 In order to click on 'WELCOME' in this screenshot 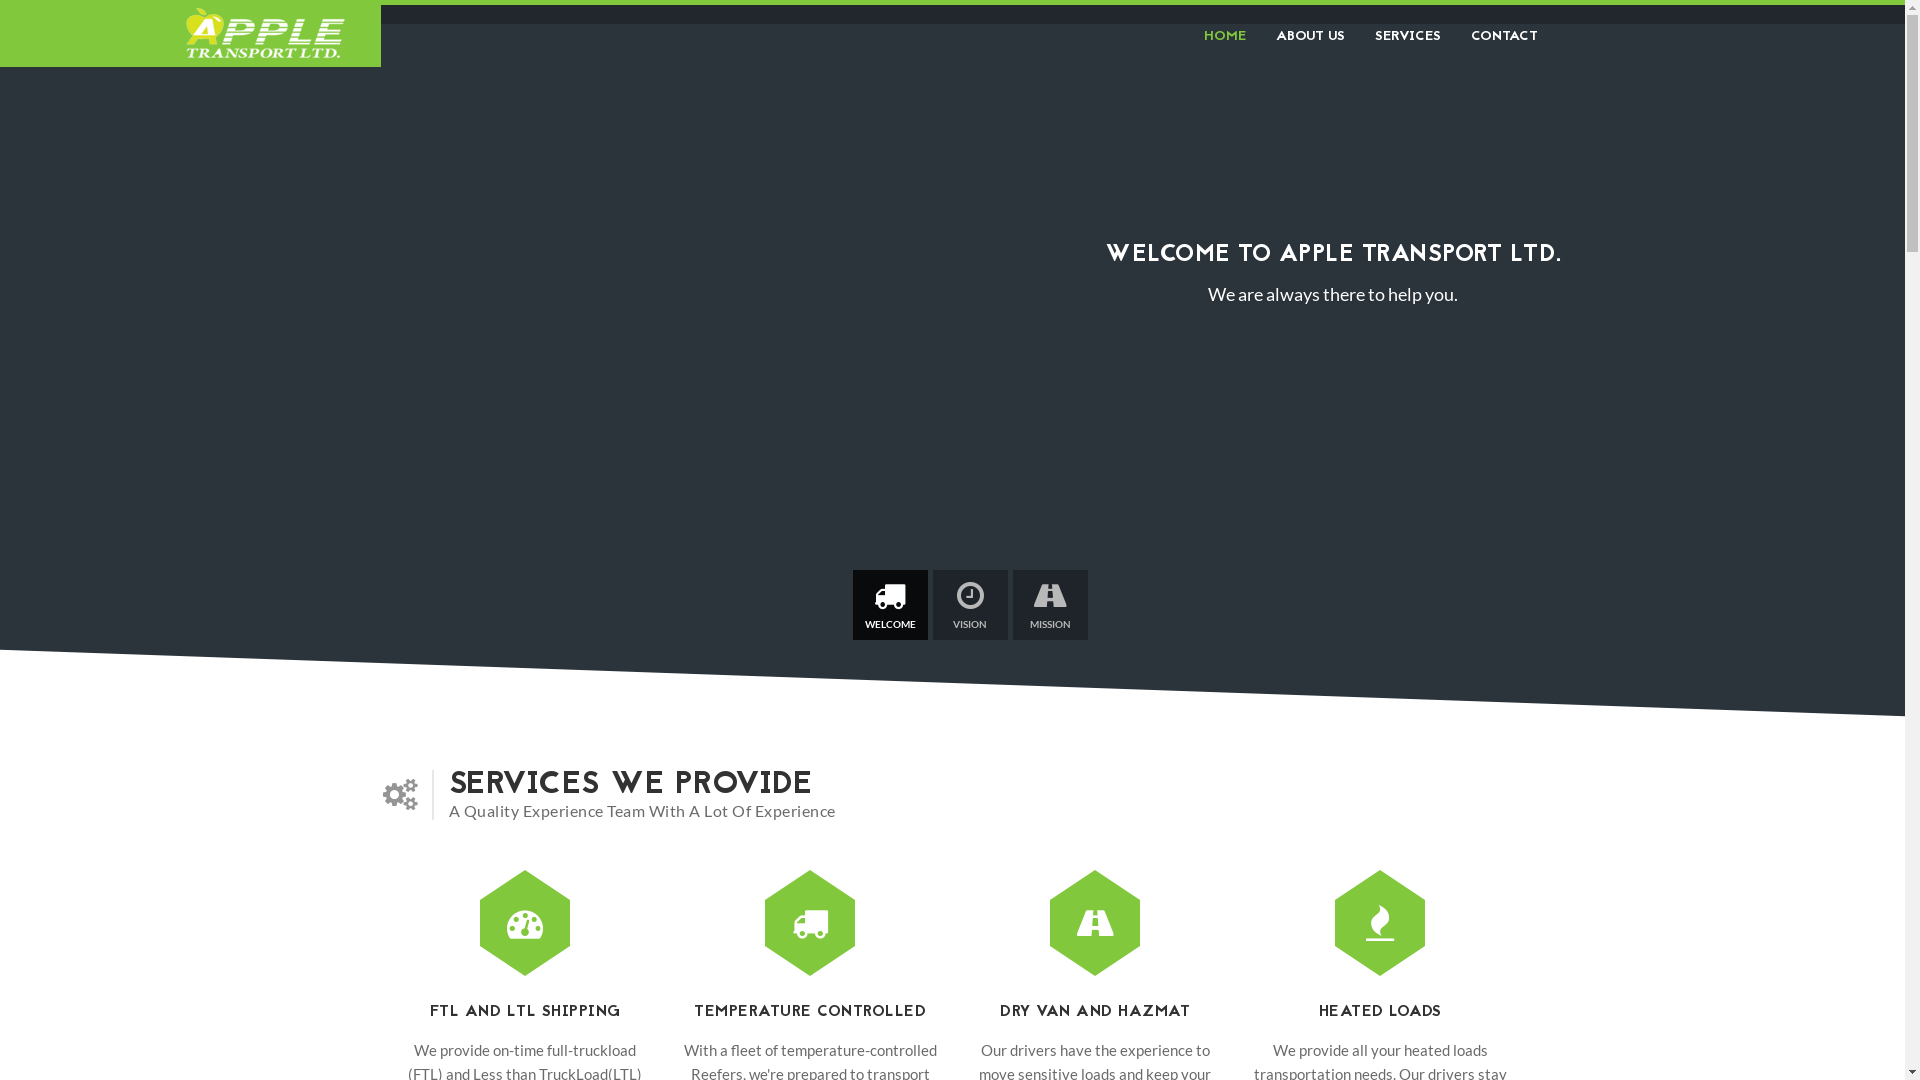, I will do `click(888, 604)`.